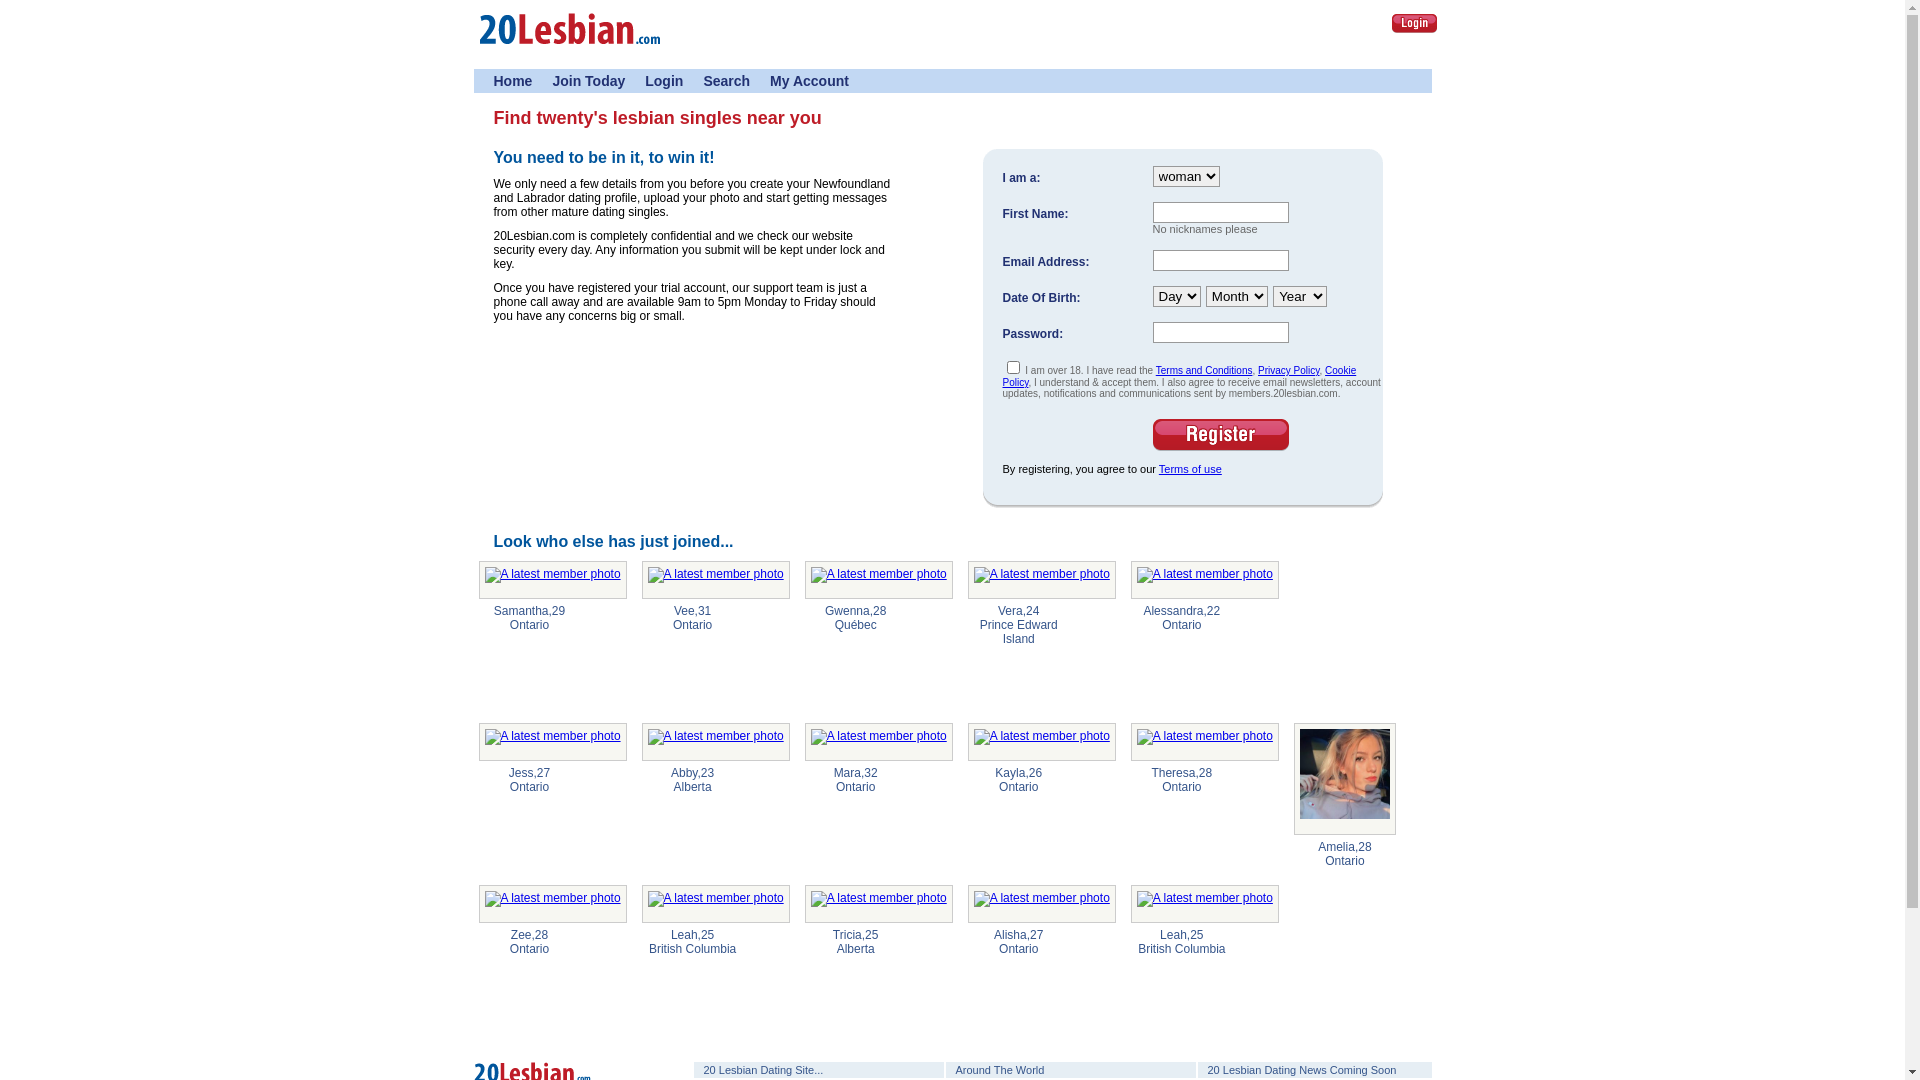  I want to click on 'Mara, 32 from Oshawa, Ontario', so click(878, 741).